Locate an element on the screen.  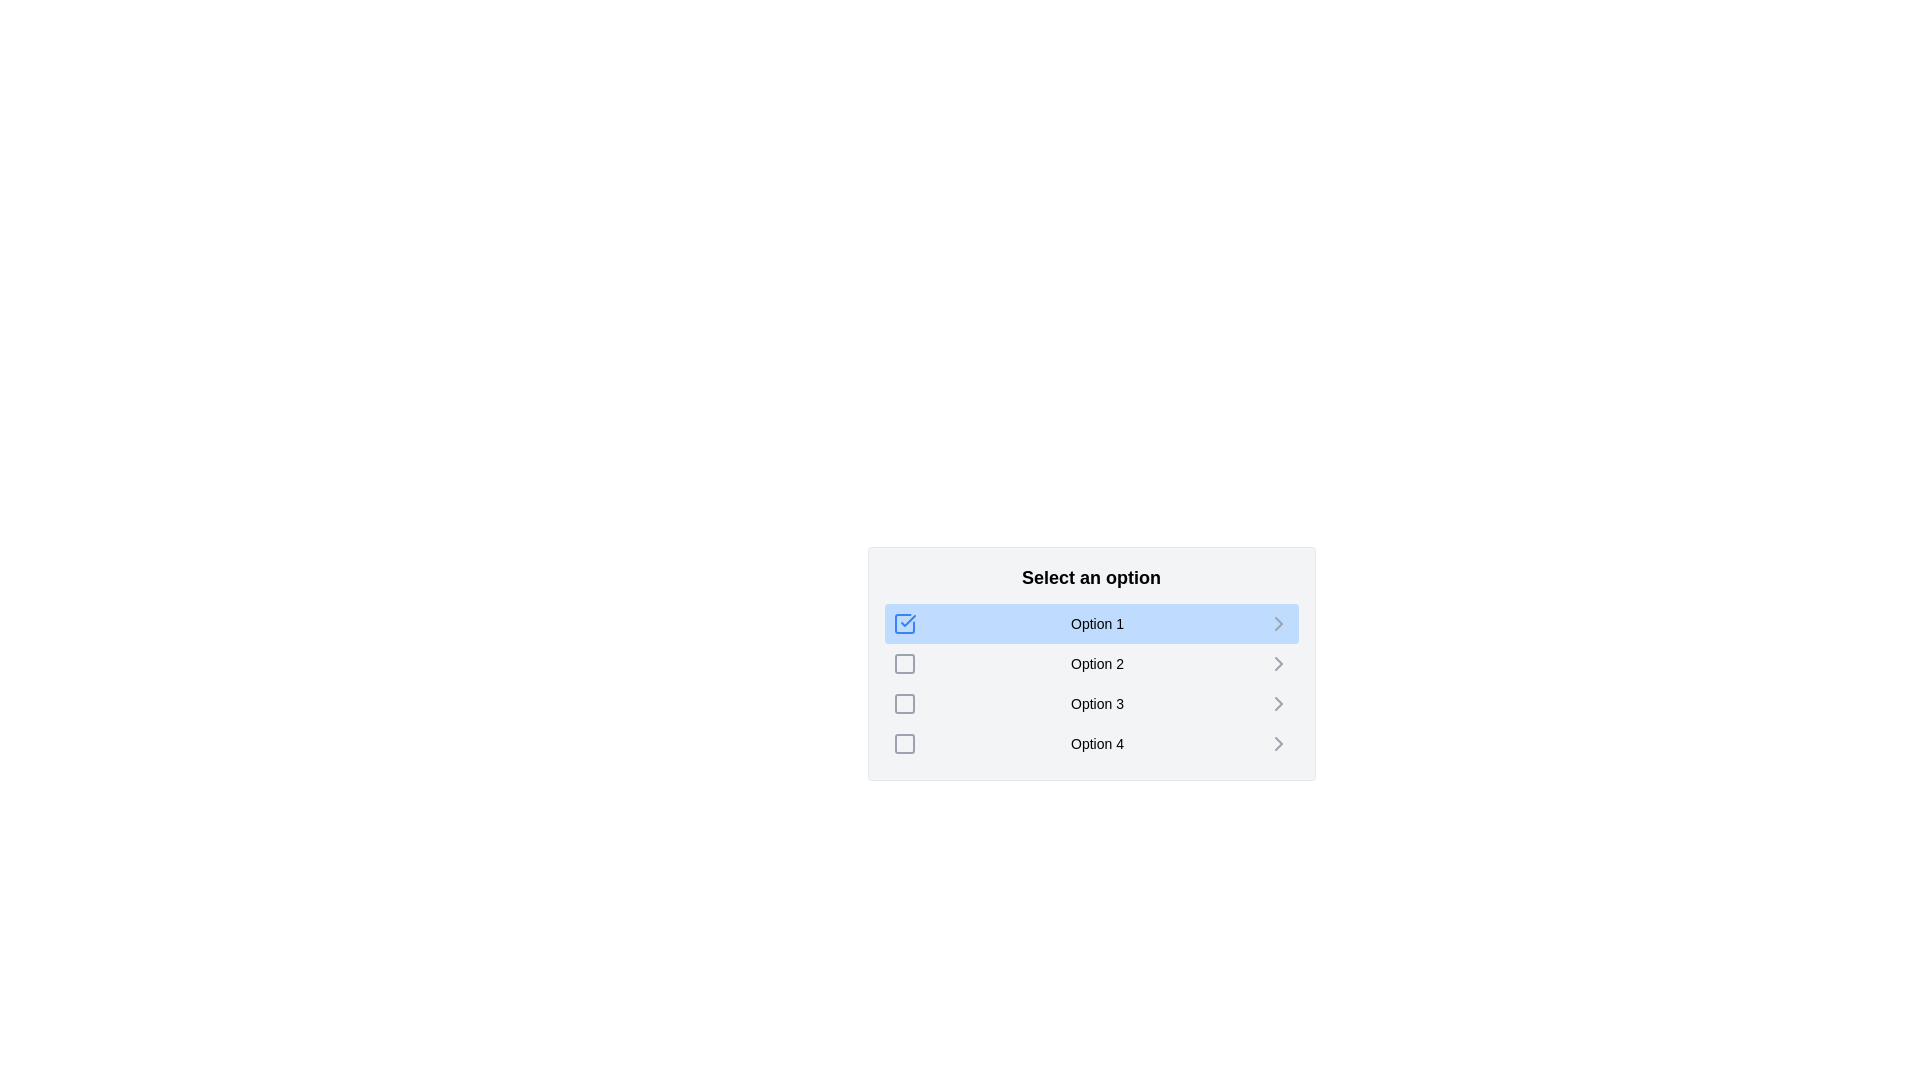
the rightward pointing arrow icon adjacent to 'Option 2' is located at coordinates (1277, 744).